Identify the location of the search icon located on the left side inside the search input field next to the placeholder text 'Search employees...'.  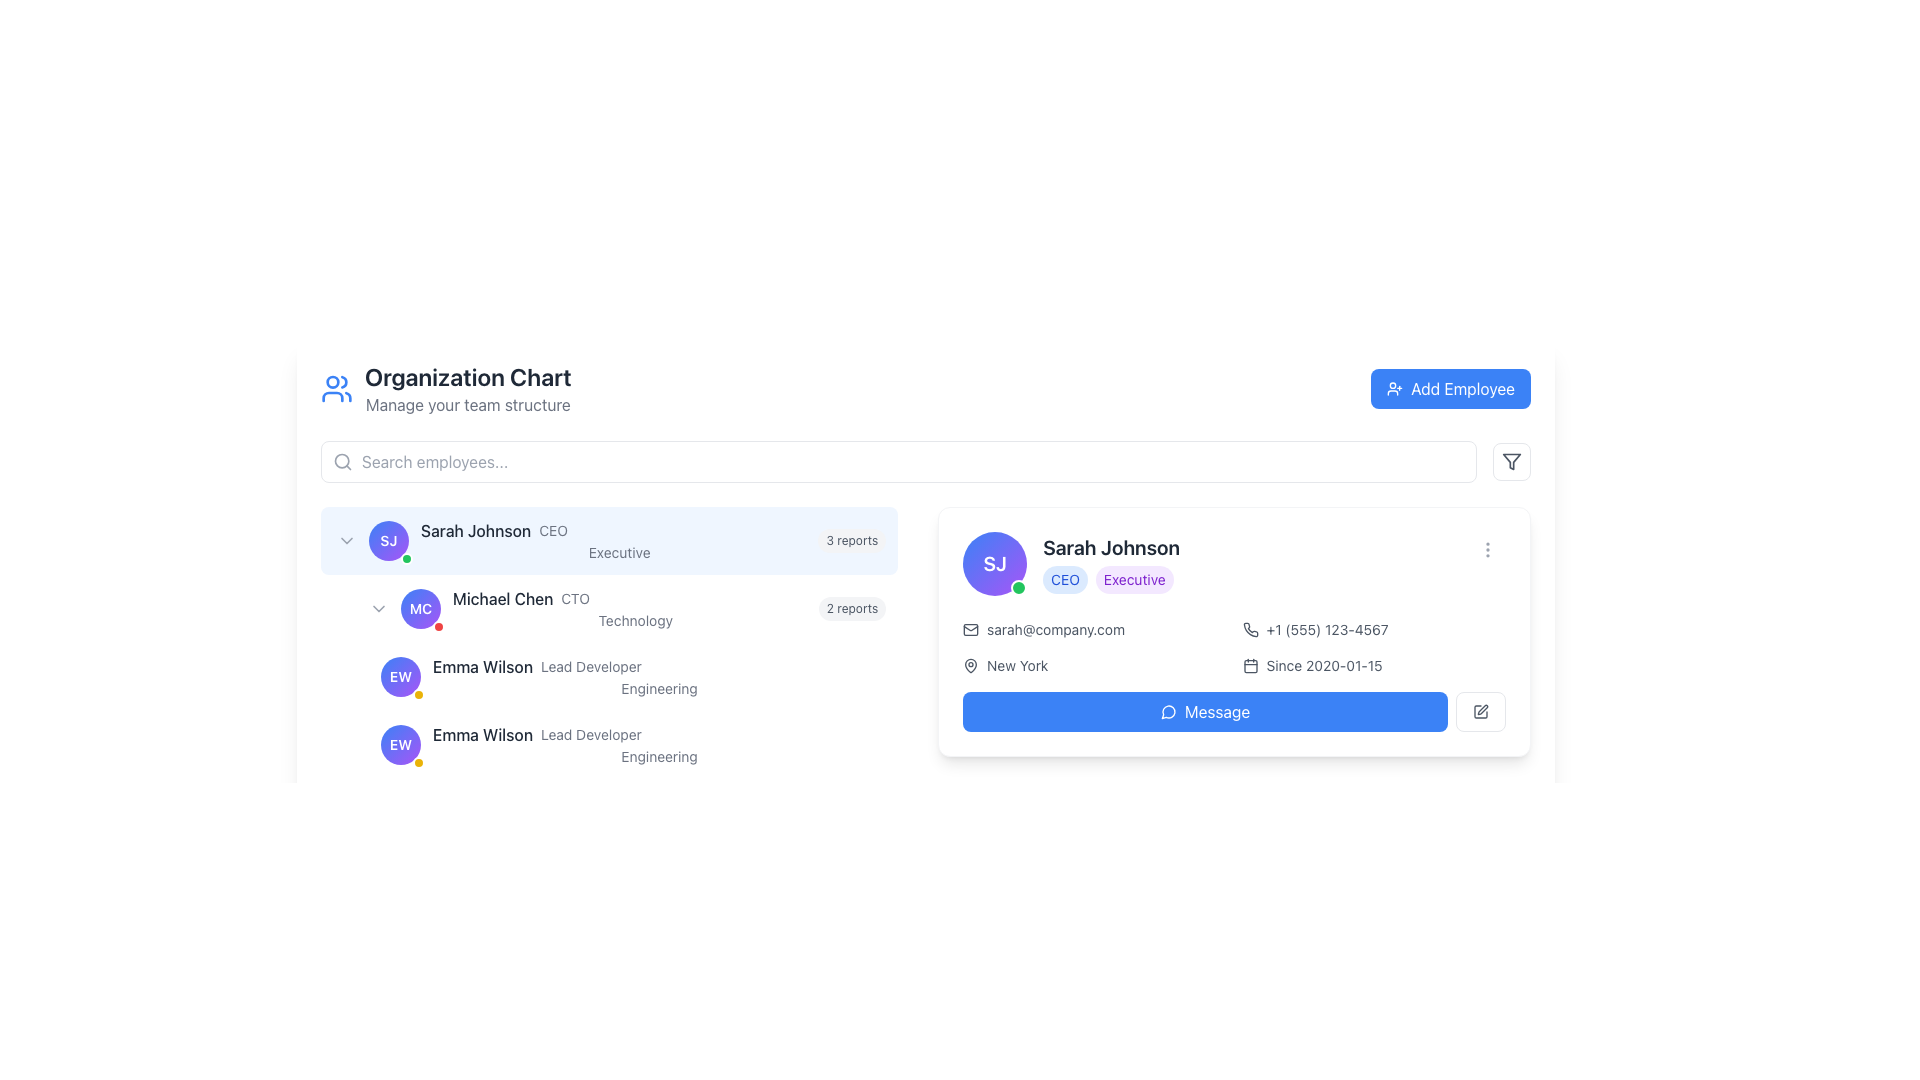
(342, 462).